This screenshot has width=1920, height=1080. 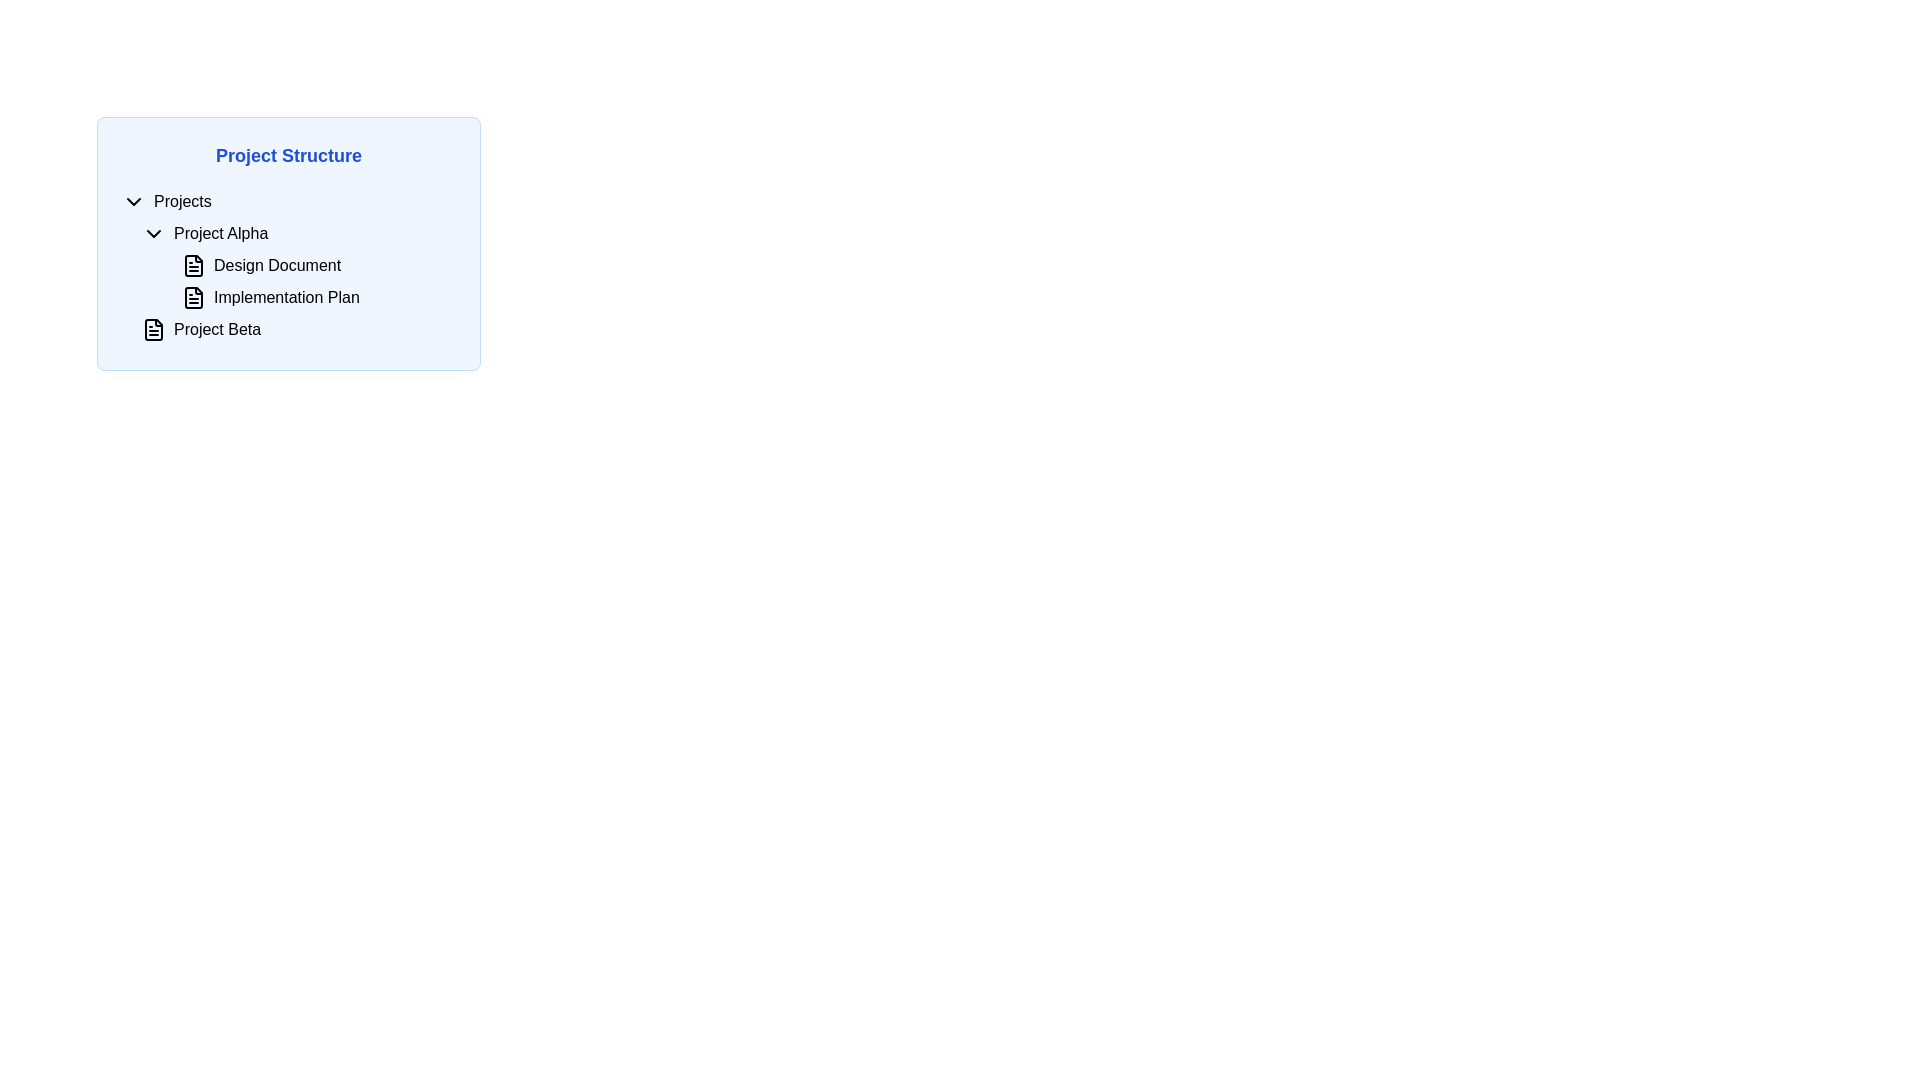 I want to click on the Collapsible Header Item under 'Project Structure' to navigate and expand or collapse its sub-items, so click(x=287, y=201).